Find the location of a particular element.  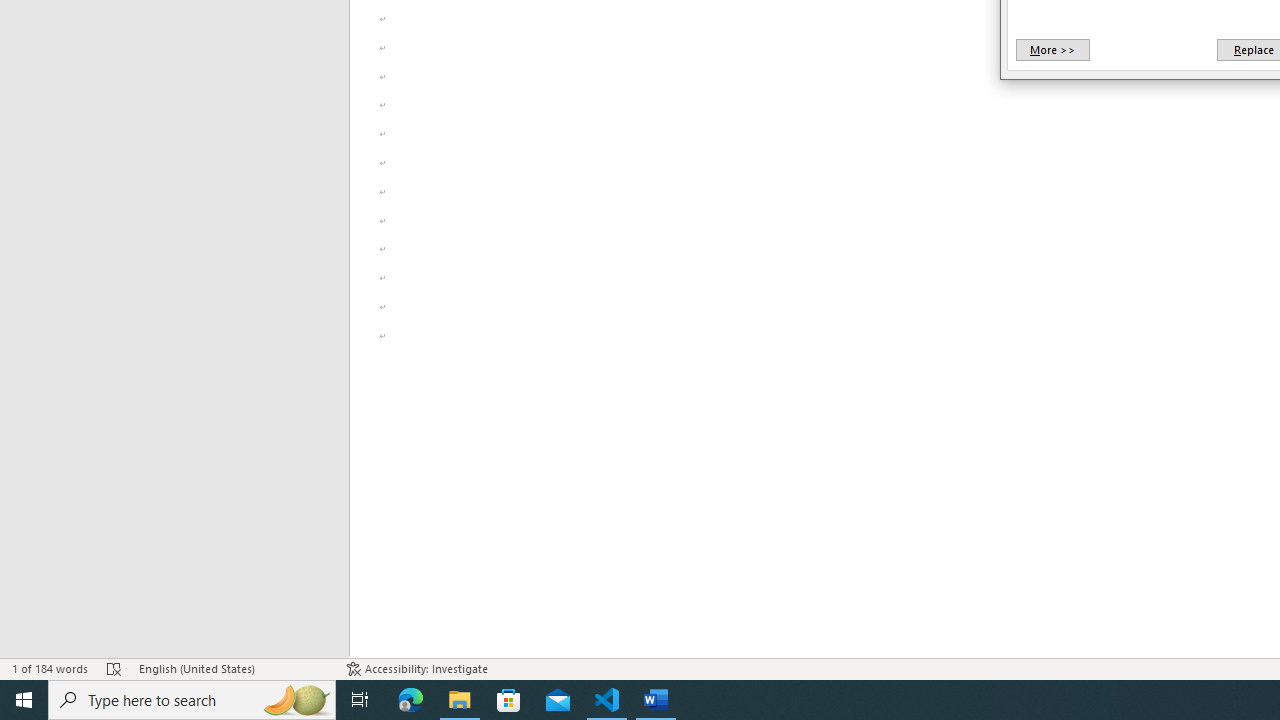

'Search highlights icon opens search home window' is located at coordinates (294, 698).